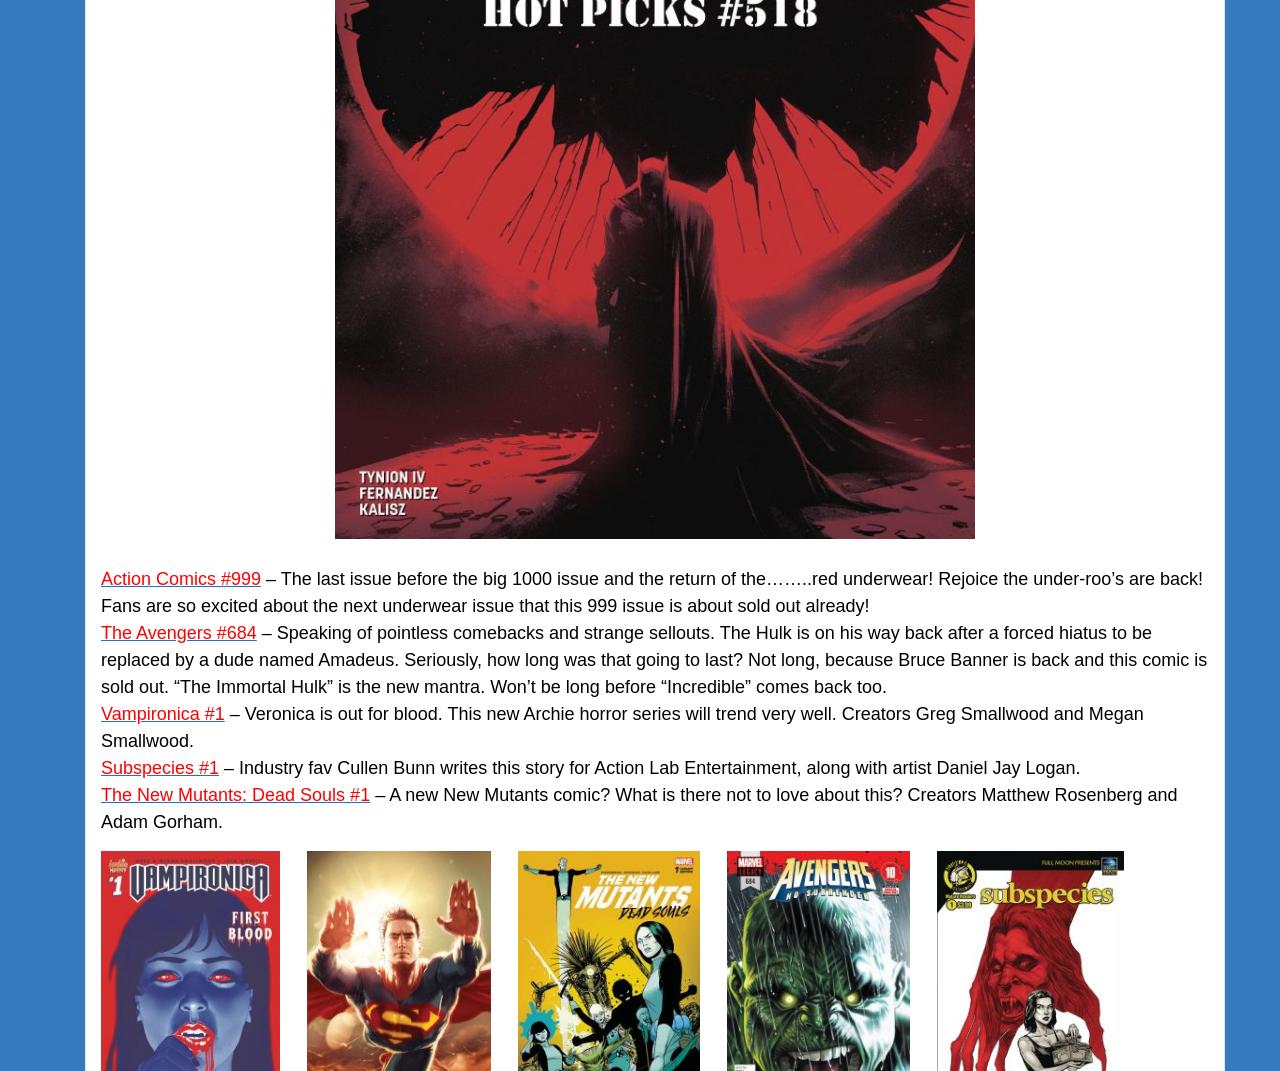 The image size is (1280, 1071). I want to click on 'Subspecies #1', so click(160, 767).